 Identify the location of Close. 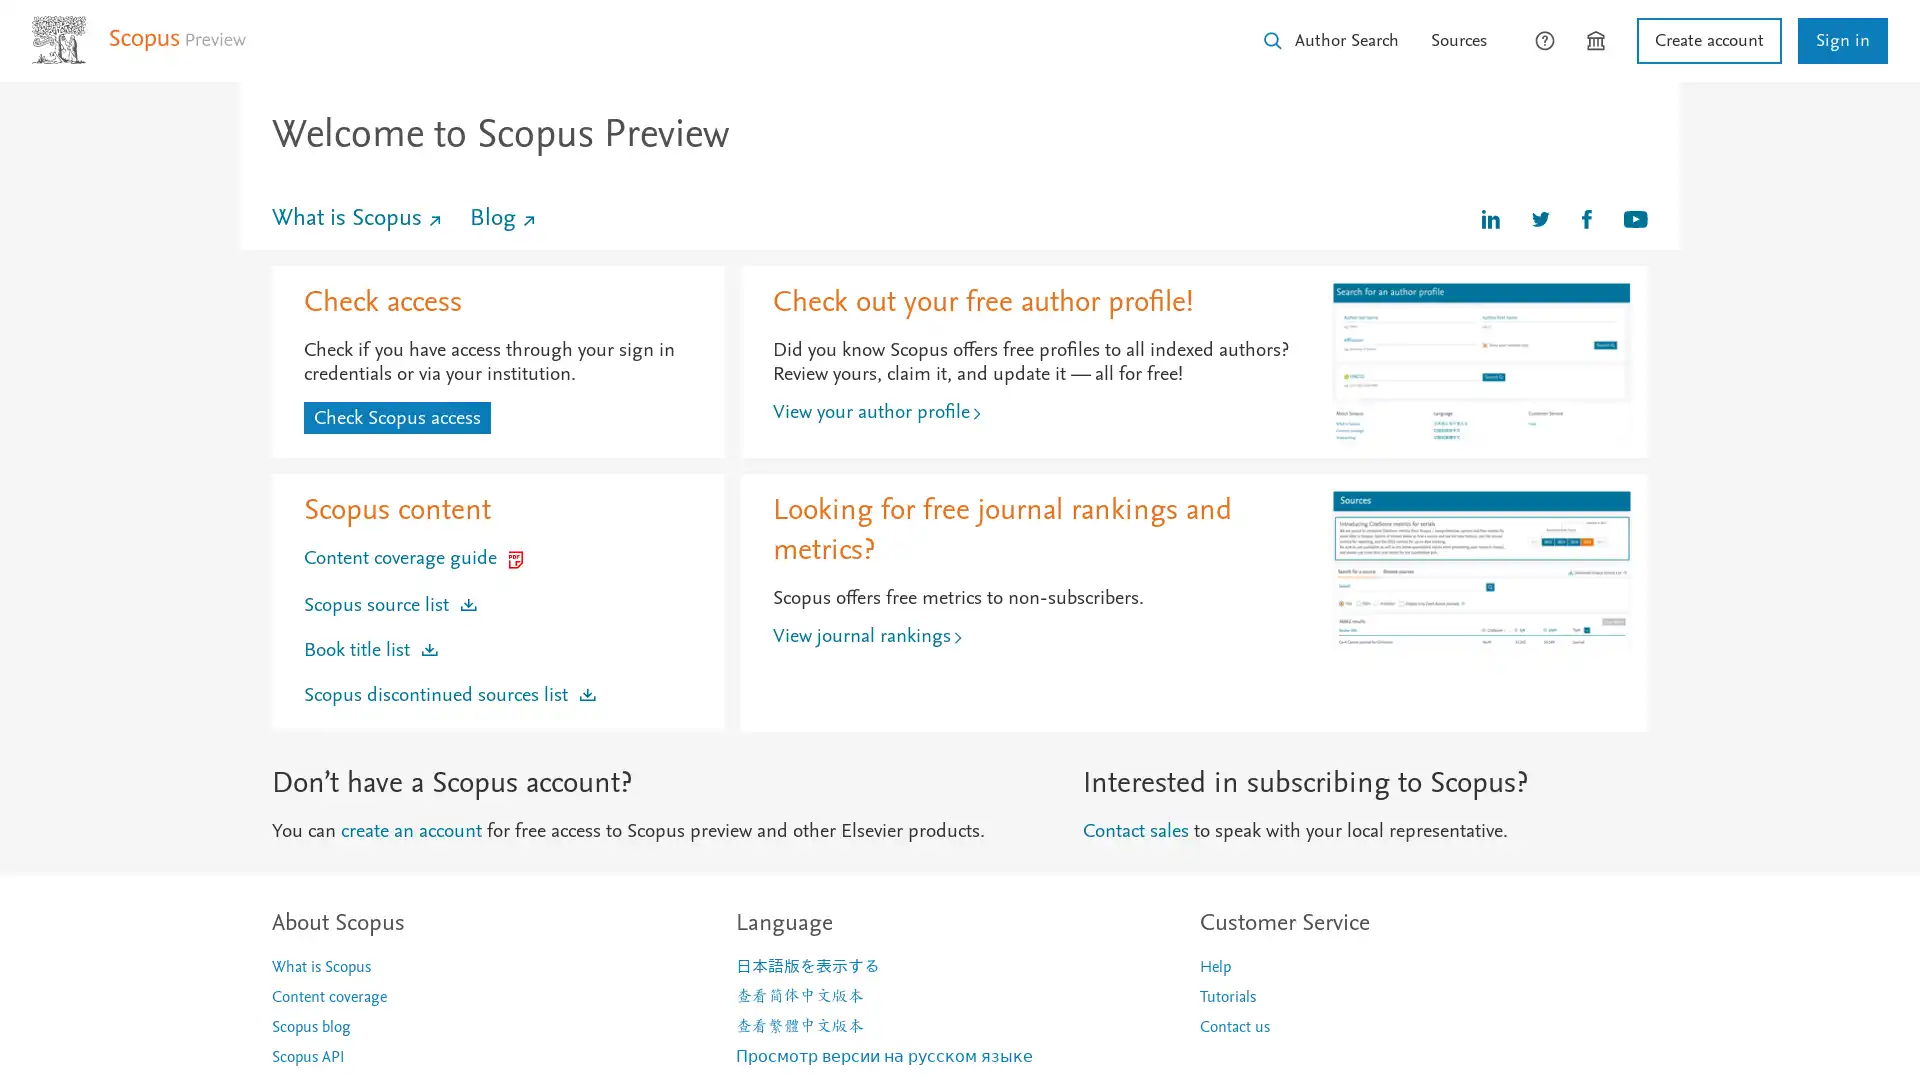
(1861, 862).